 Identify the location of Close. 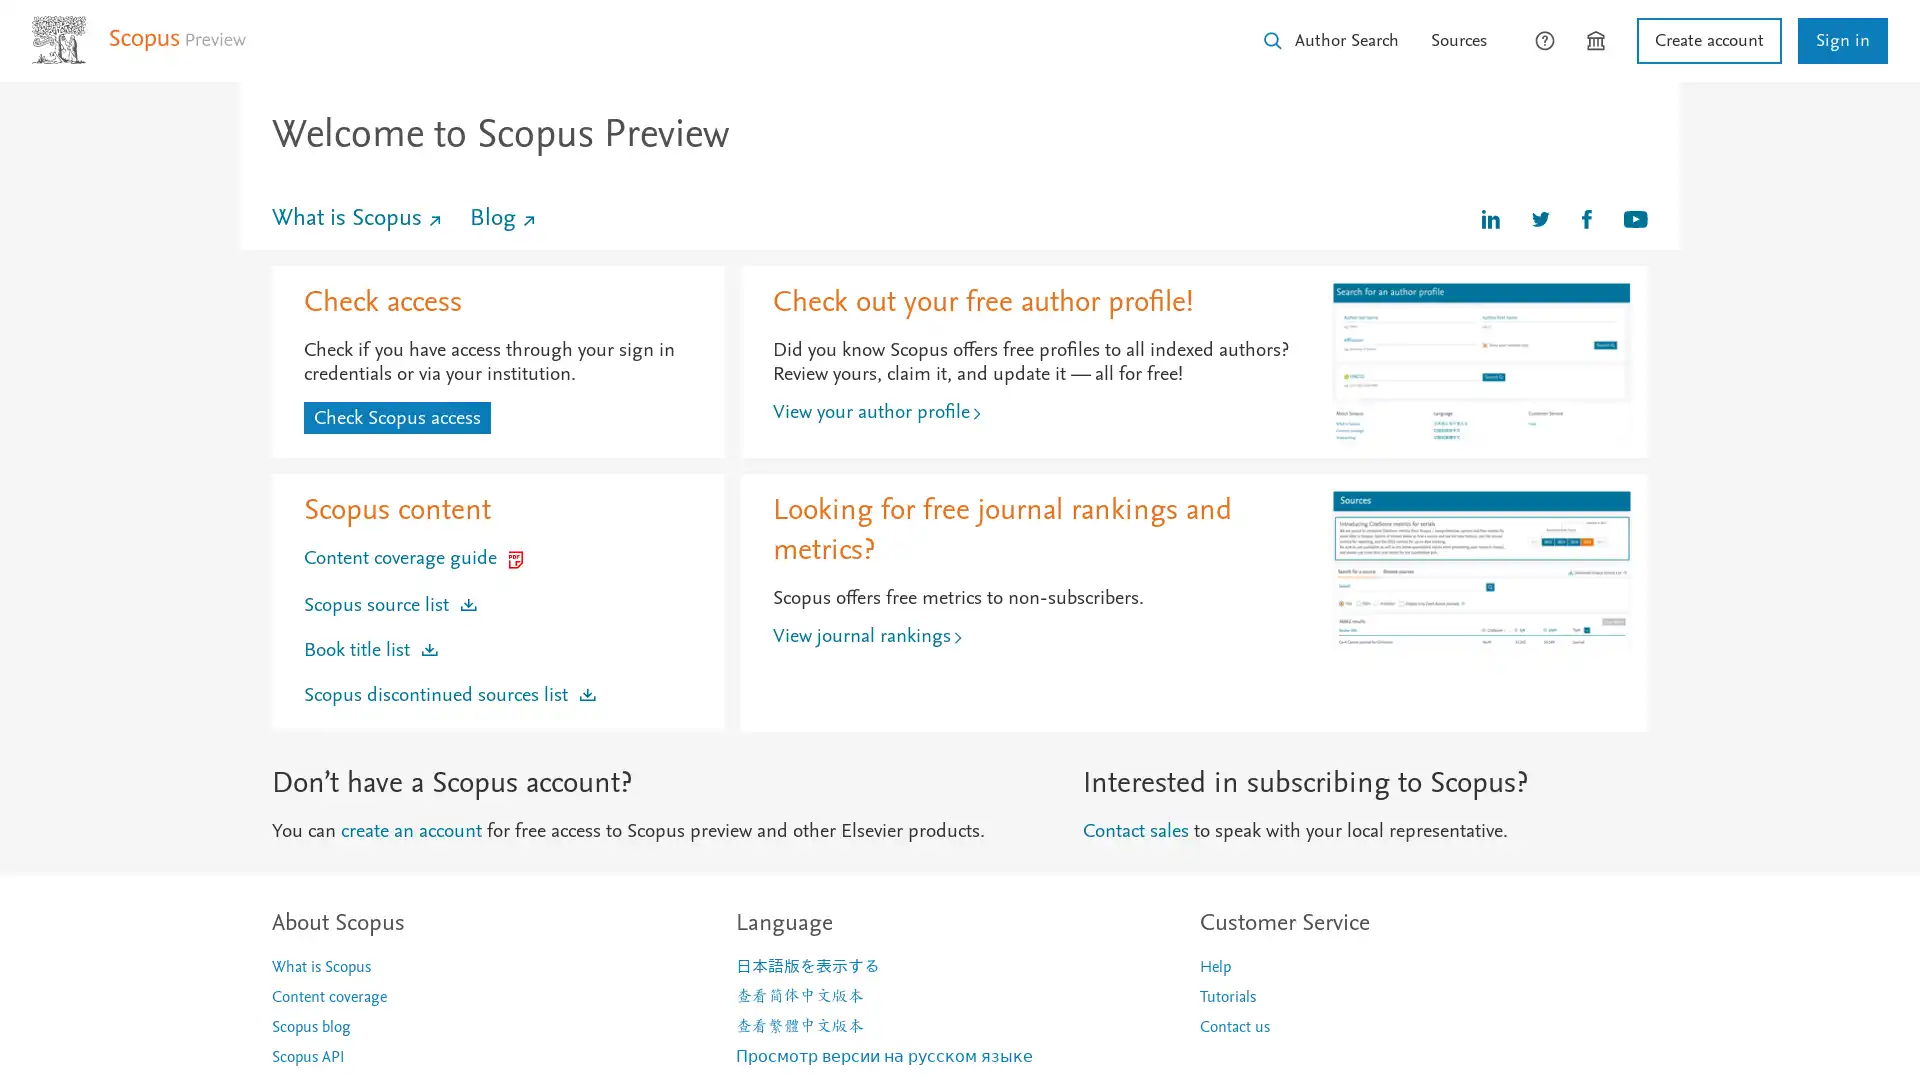
(1861, 862).